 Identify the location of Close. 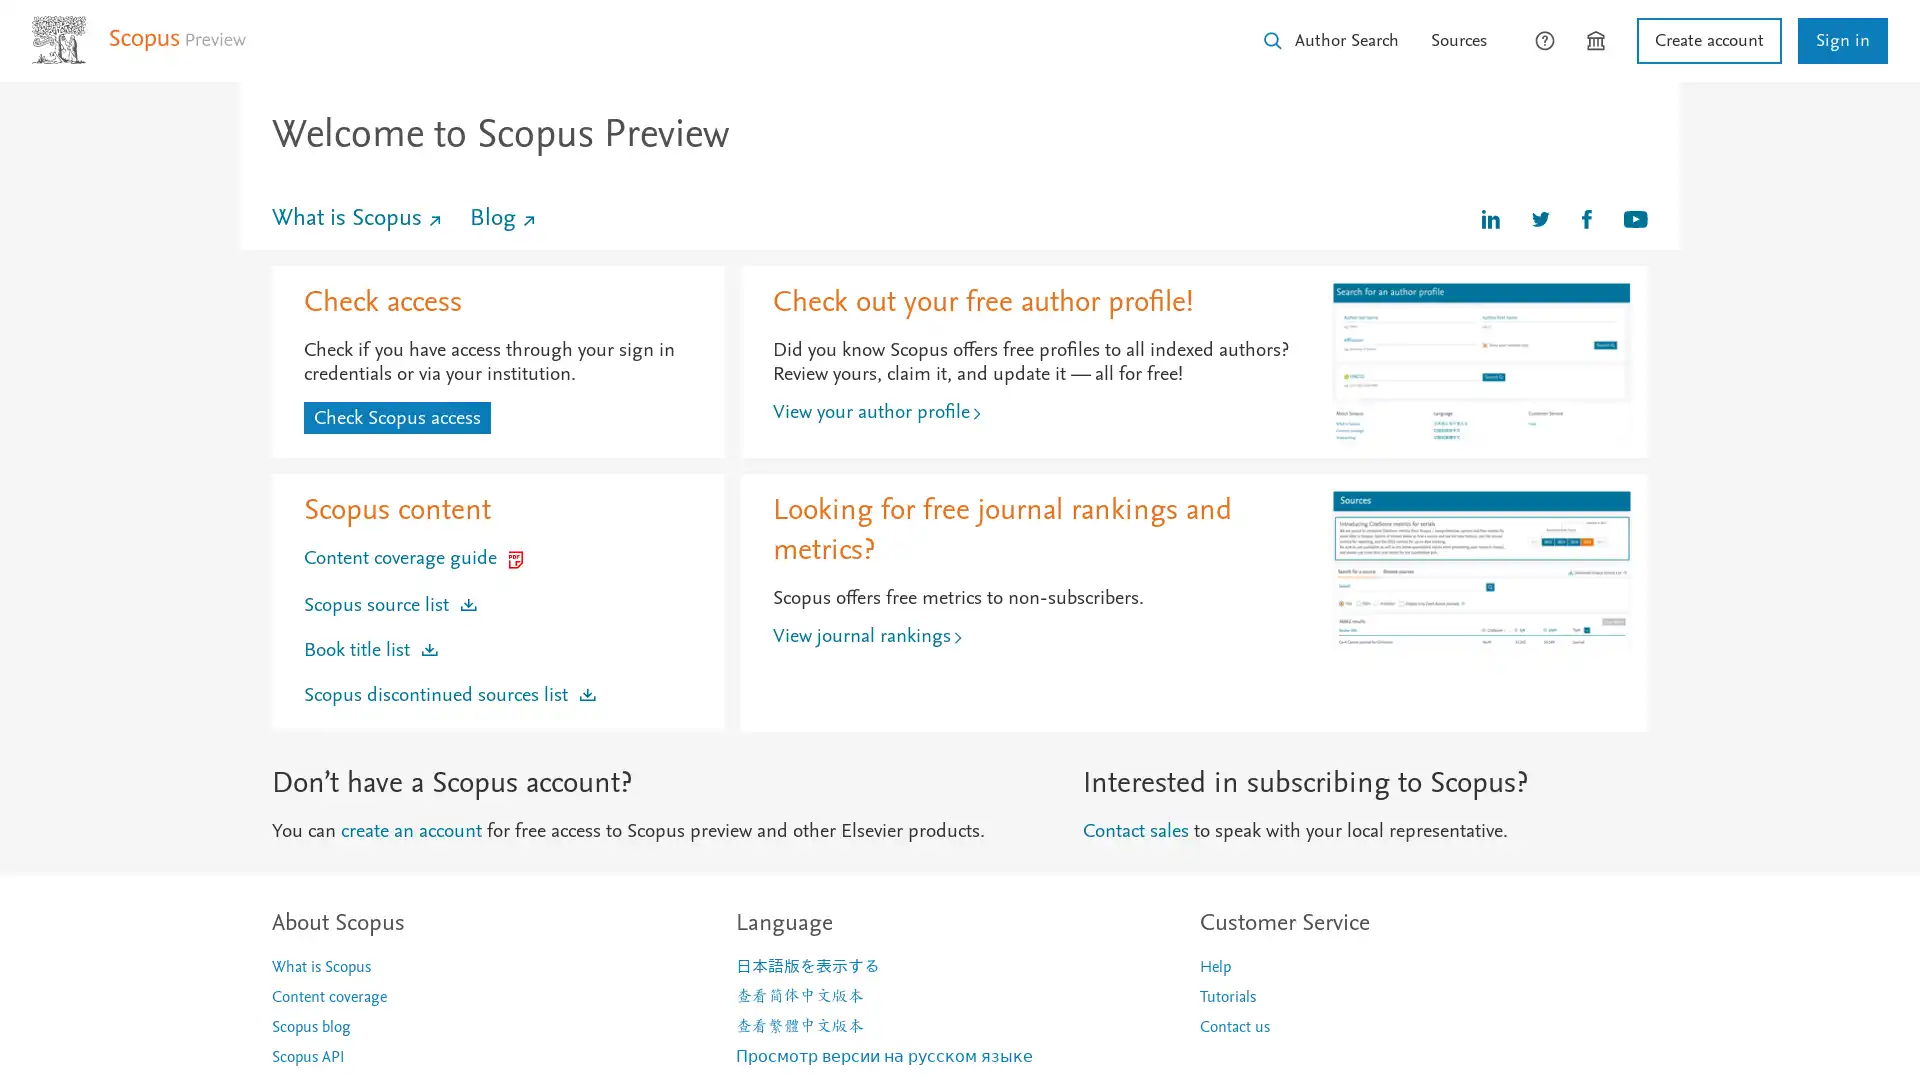
(1861, 862).